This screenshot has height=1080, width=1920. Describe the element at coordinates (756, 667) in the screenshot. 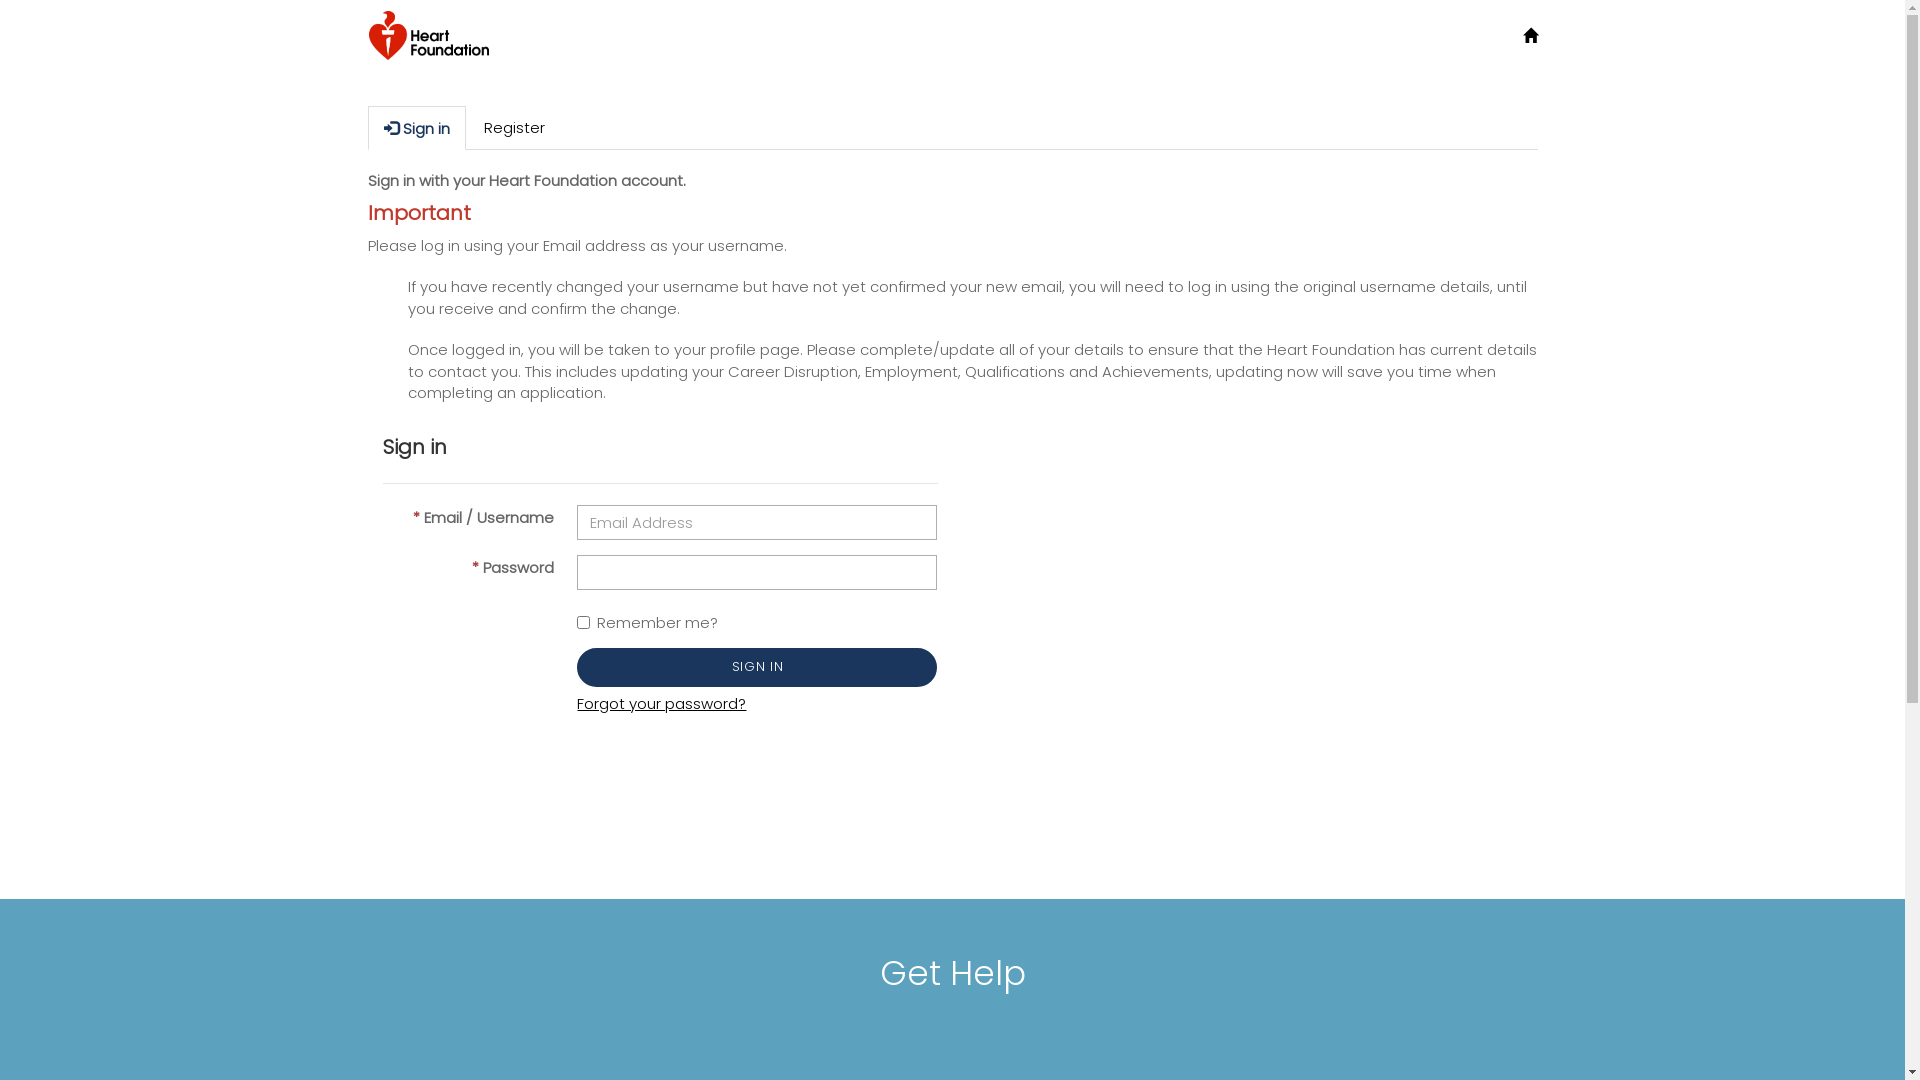

I see `'SIGN IN'` at that location.